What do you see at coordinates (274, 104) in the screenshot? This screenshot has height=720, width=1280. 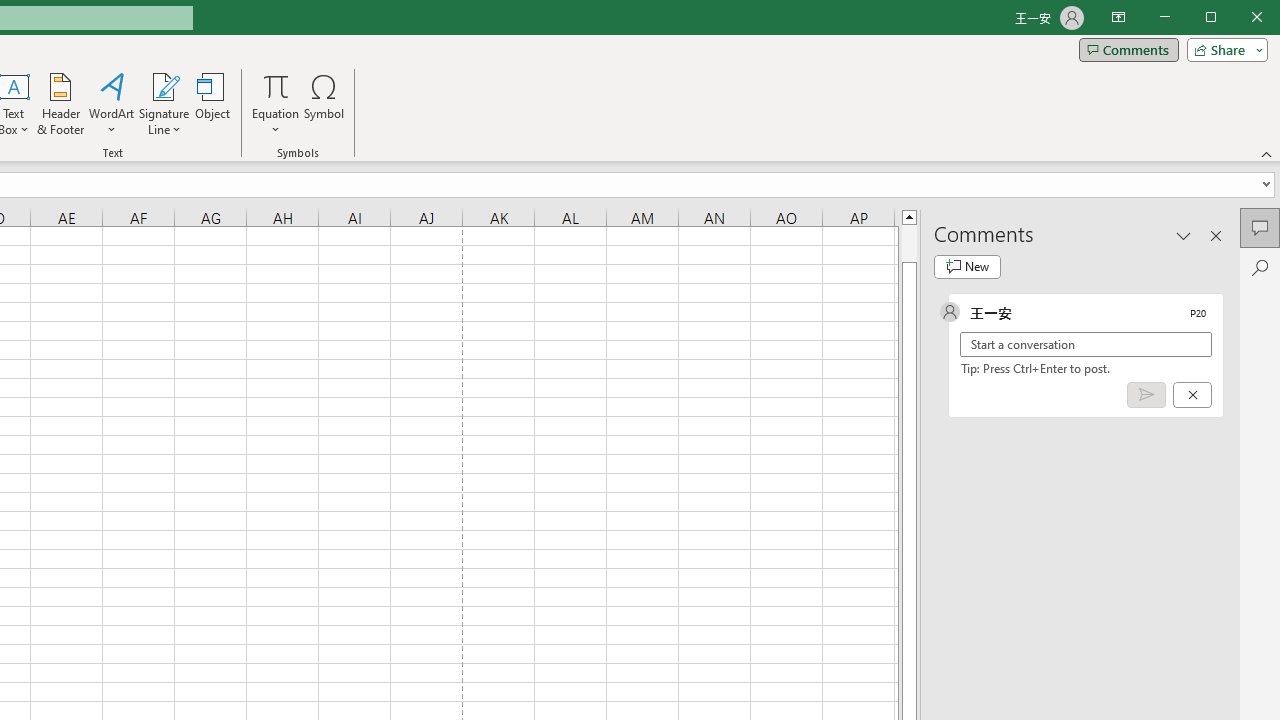 I see `'Equation'` at bounding box center [274, 104].